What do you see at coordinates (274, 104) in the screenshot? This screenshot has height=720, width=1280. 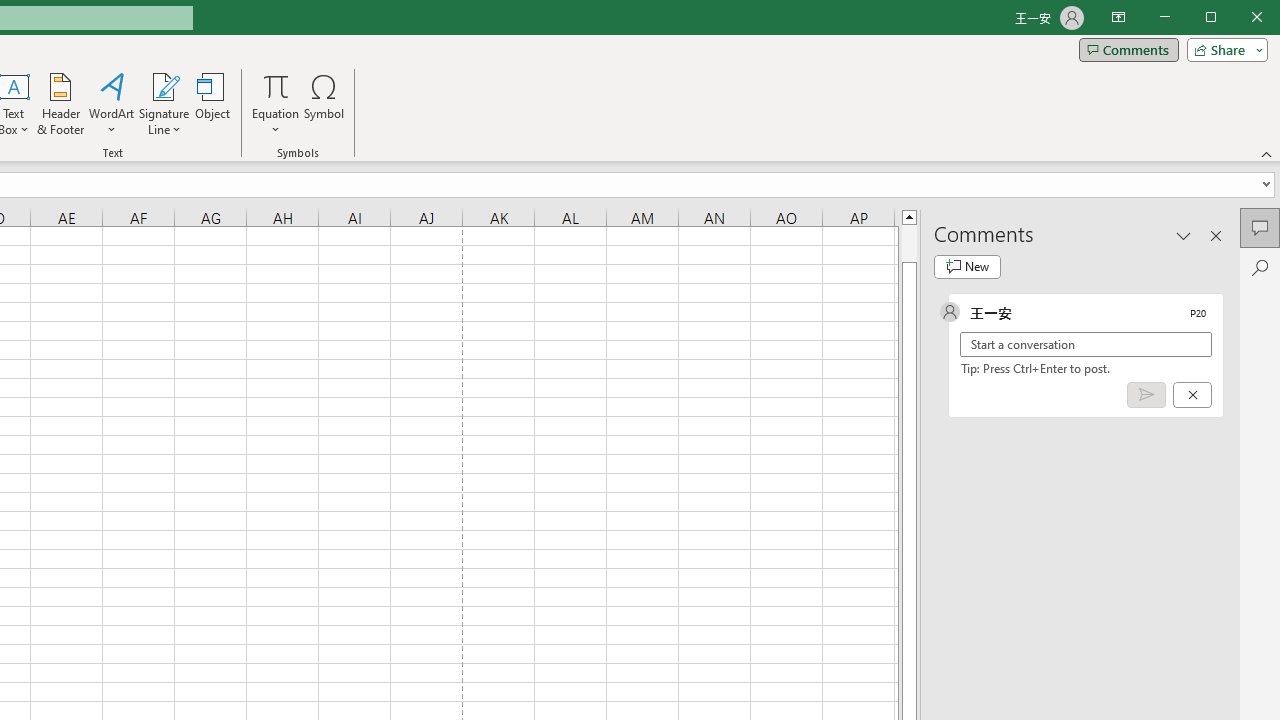 I see `'Equation'` at bounding box center [274, 104].